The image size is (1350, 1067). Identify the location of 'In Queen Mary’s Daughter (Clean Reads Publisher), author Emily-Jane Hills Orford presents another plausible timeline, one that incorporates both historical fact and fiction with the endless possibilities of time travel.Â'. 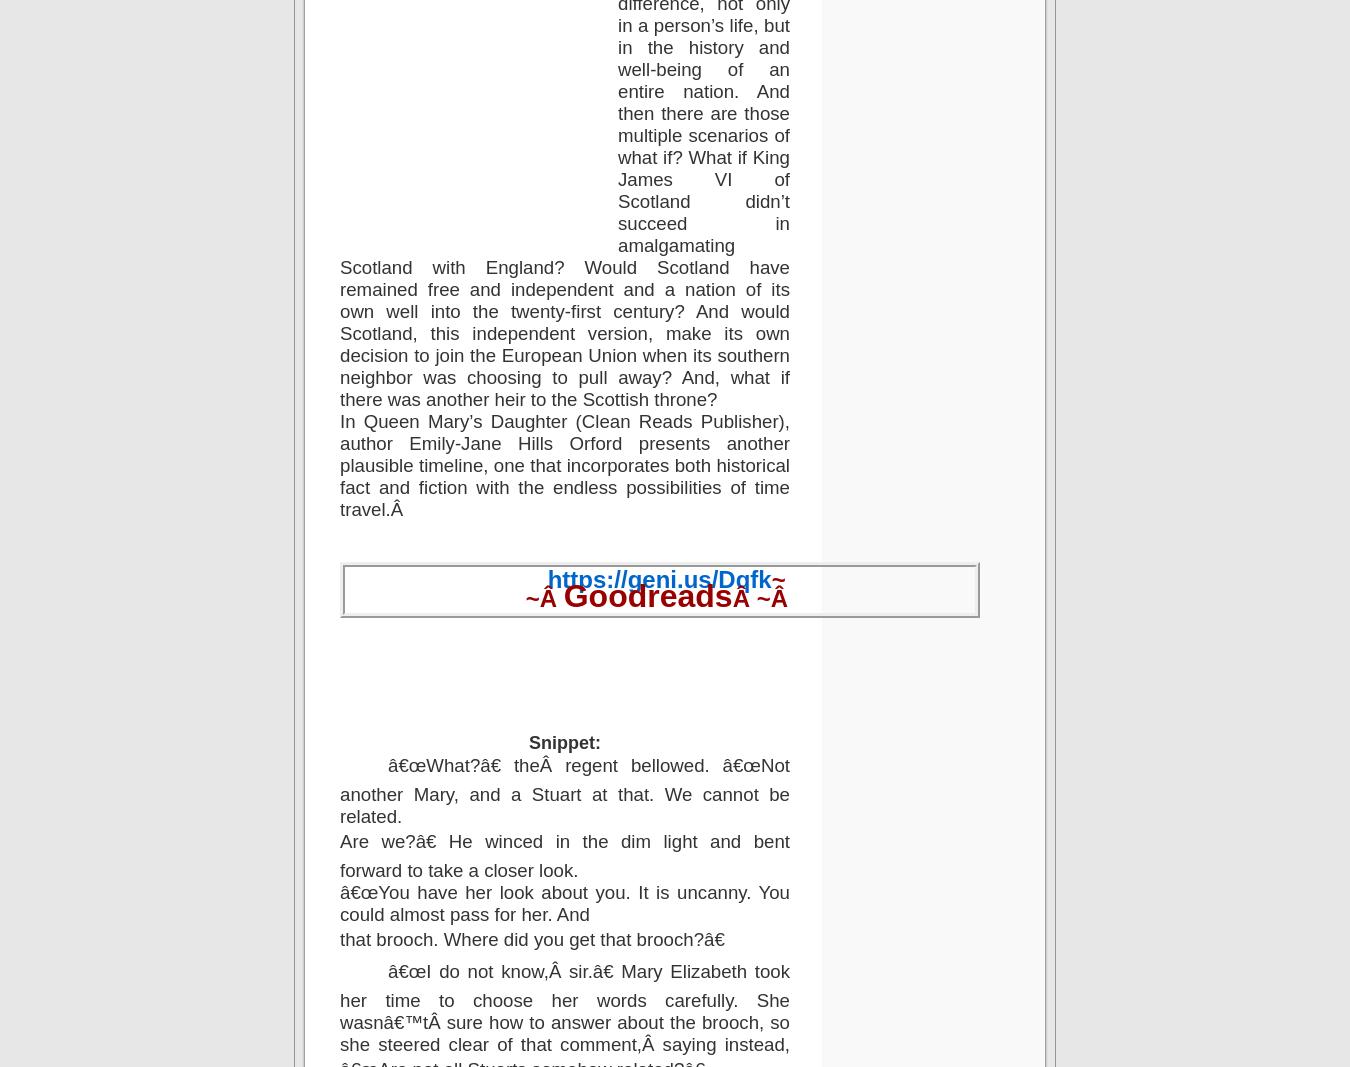
(564, 463).